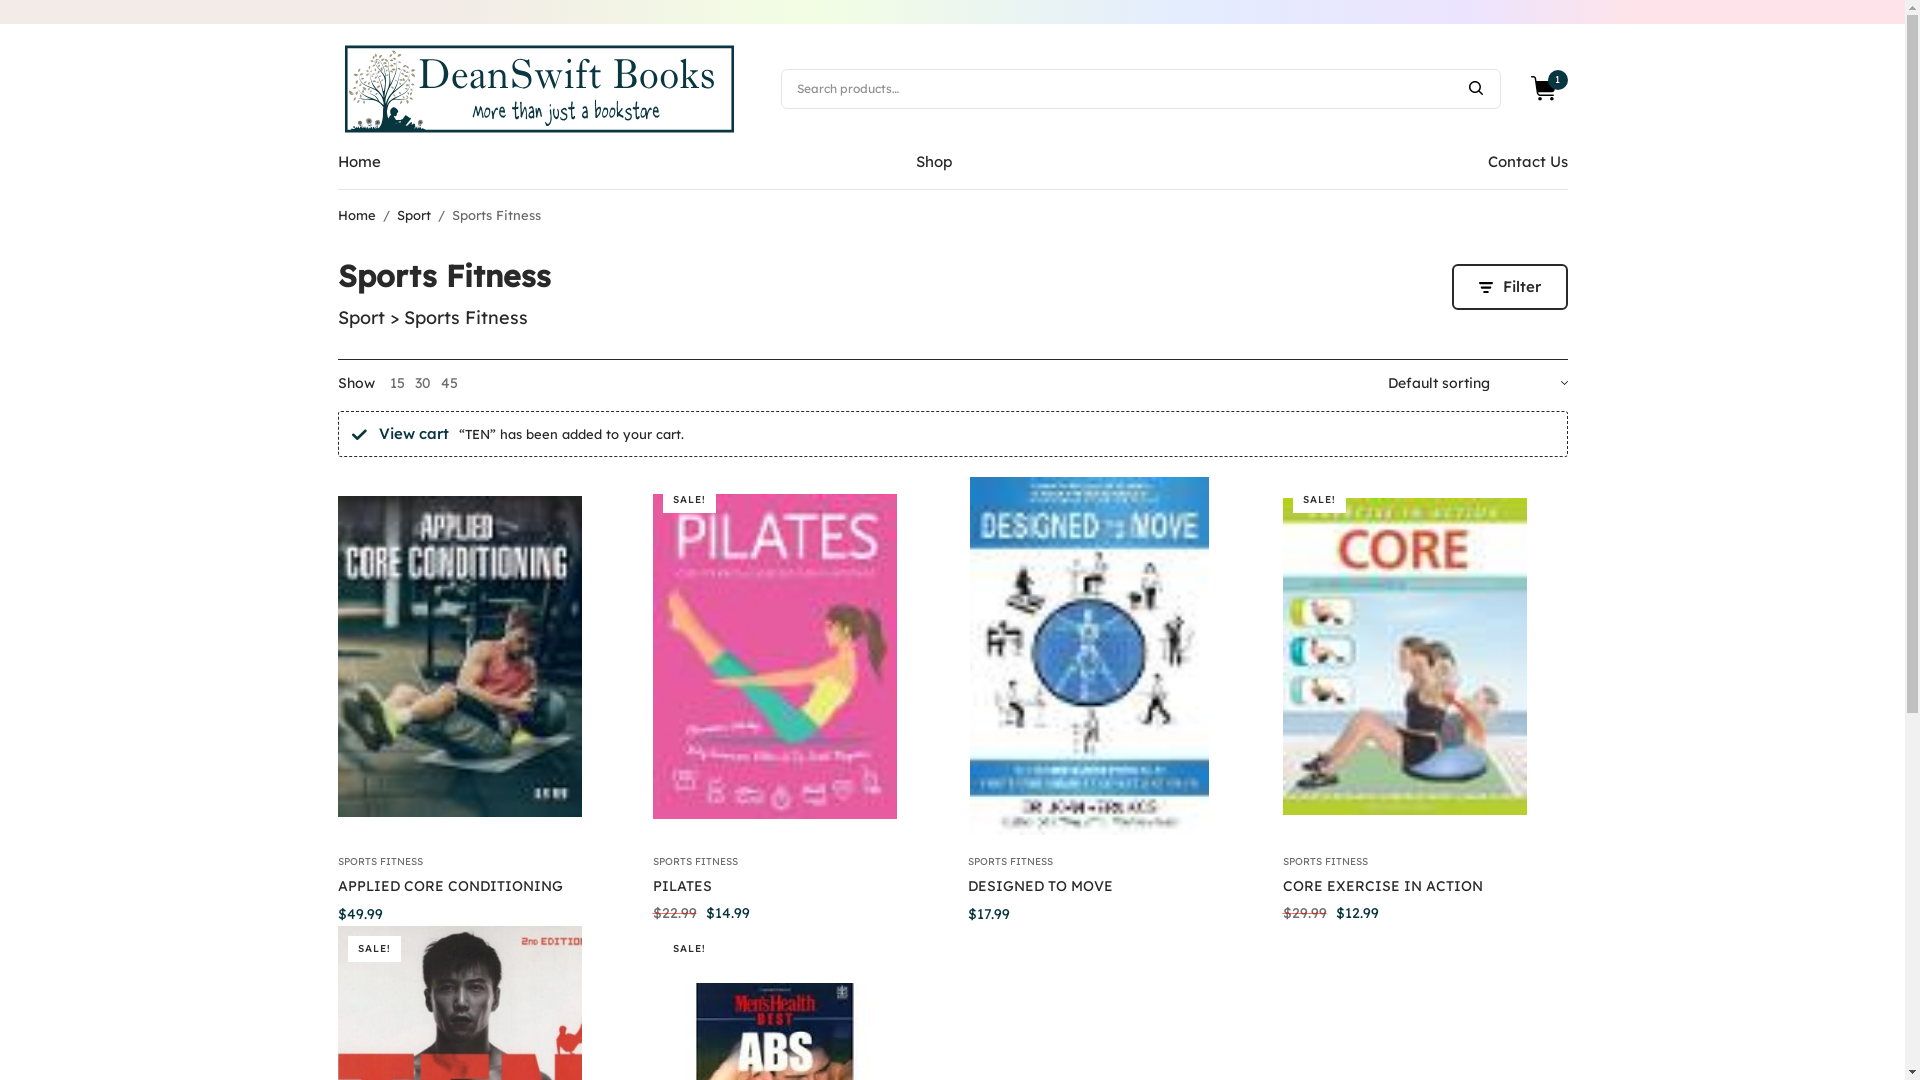 The width and height of the screenshot is (1920, 1080). What do you see at coordinates (1281, 860) in the screenshot?
I see `'SPORTS FITNESS'` at bounding box center [1281, 860].